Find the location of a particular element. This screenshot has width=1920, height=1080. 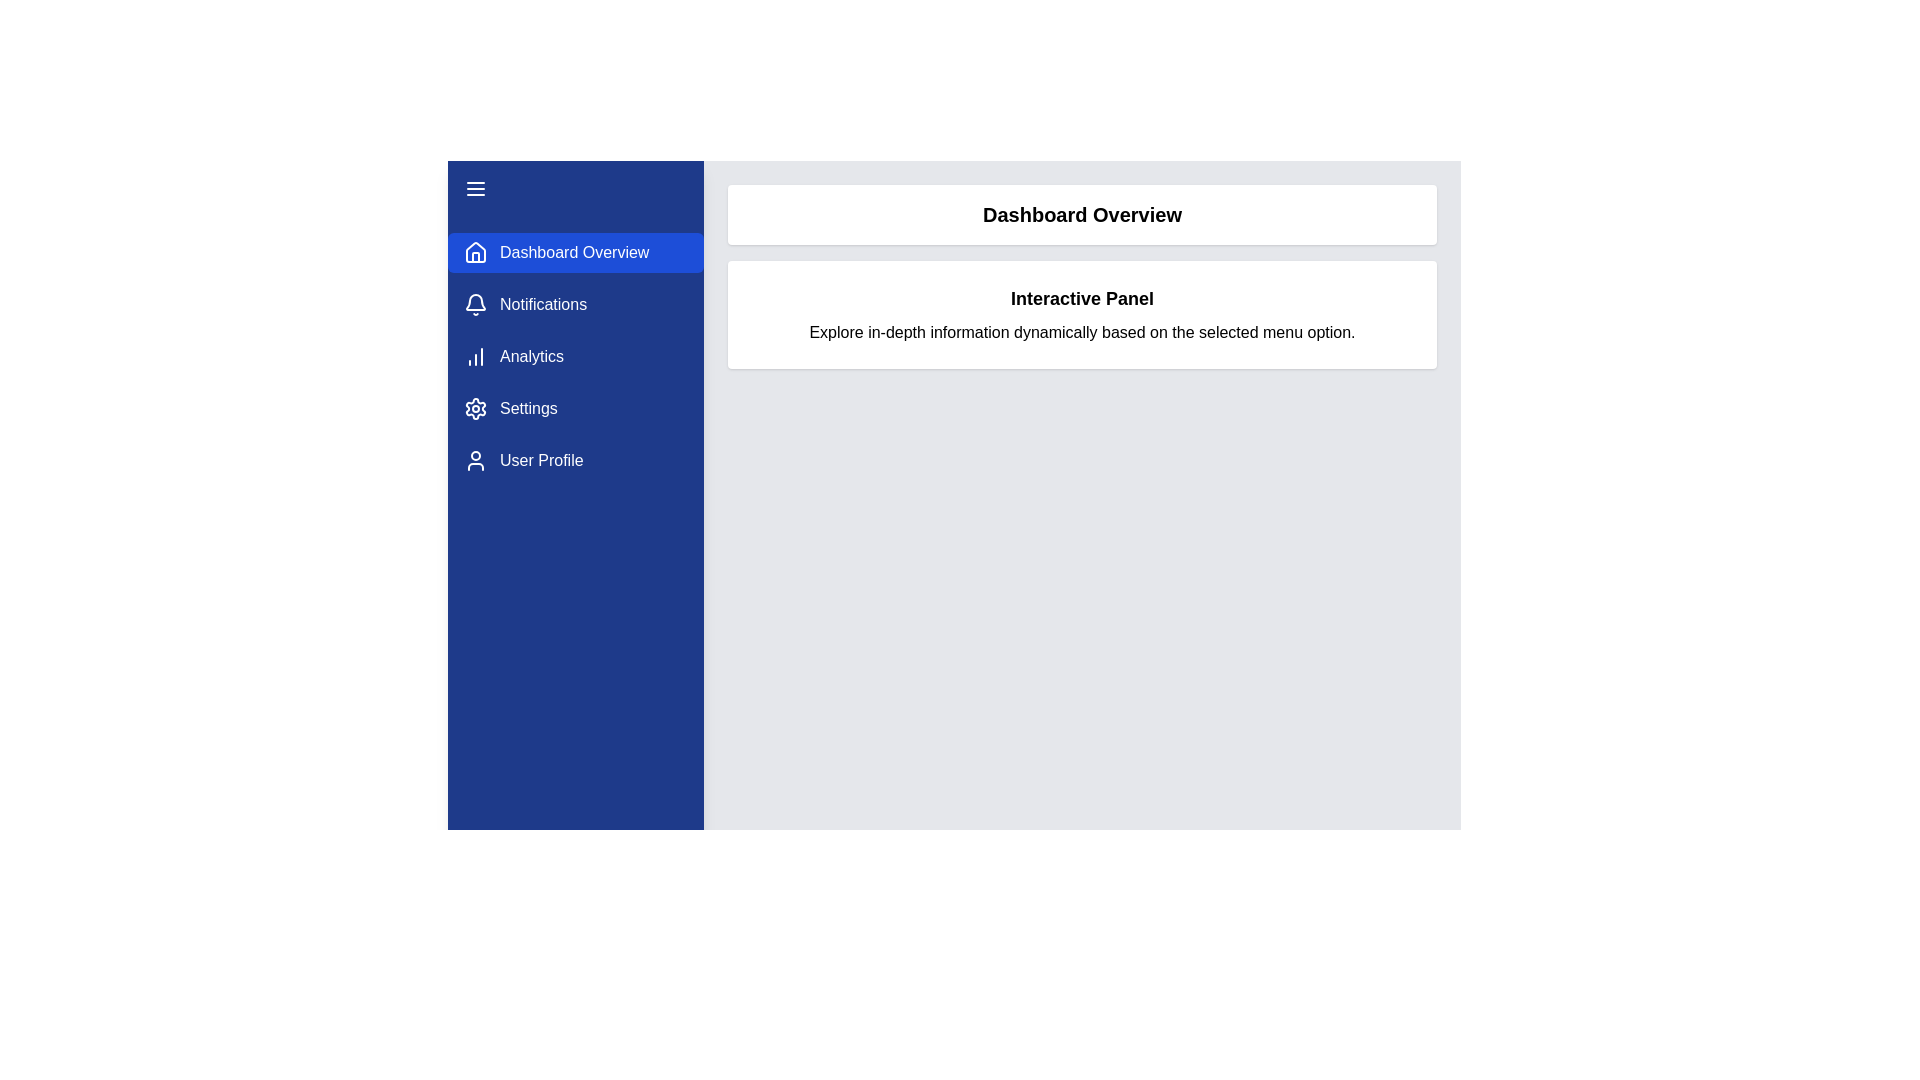

the static text content located directly beneath the title text 'Interactive Panel', which provides descriptive information about the interactive panel's purpose is located at coordinates (1081, 331).